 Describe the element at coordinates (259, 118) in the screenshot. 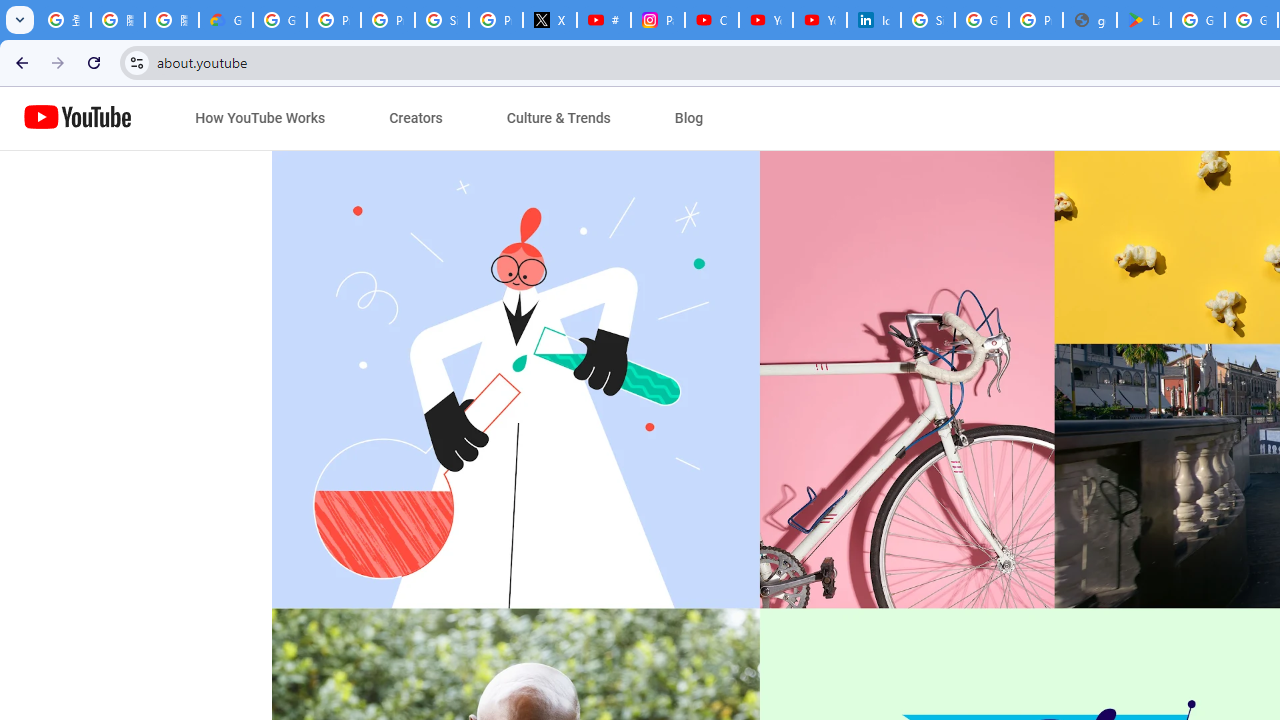

I see `'How YouTube Works'` at that location.